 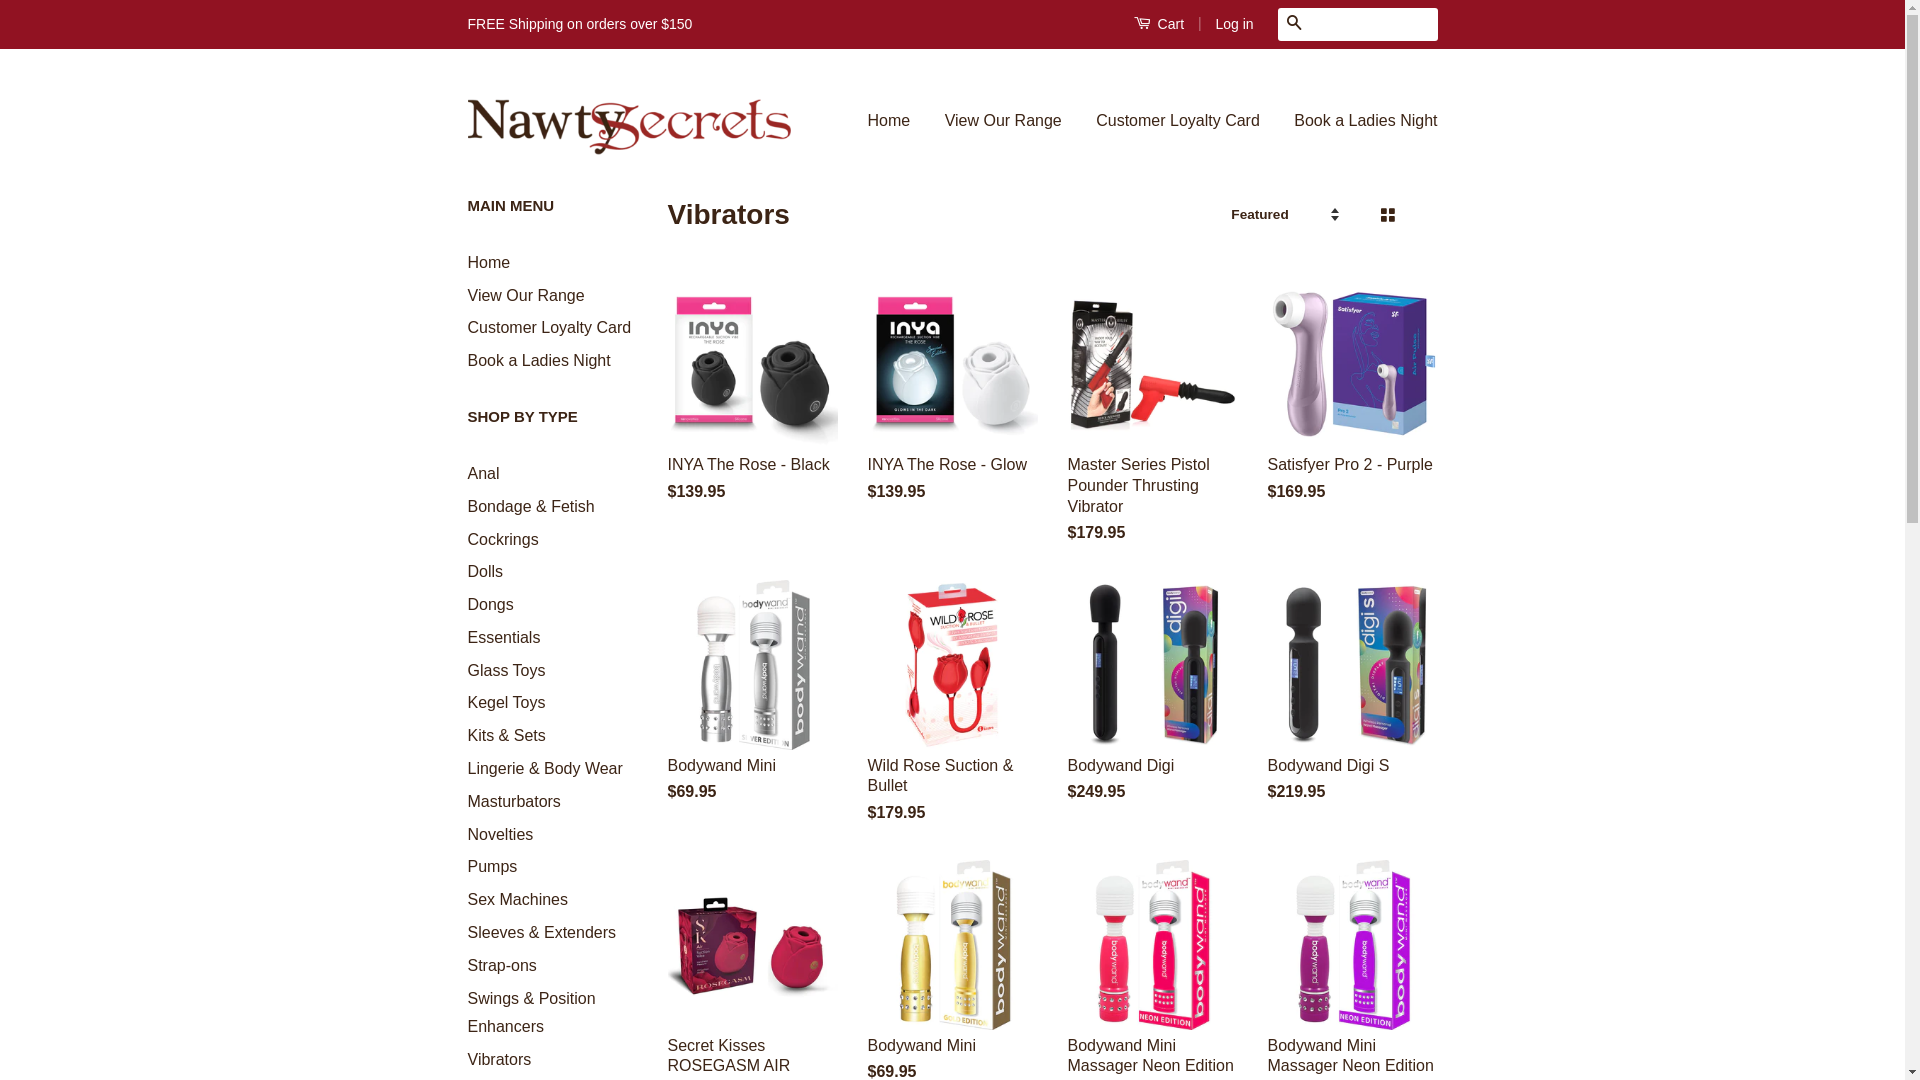 I want to click on 'Customer Loyalty Card', so click(x=466, y=326).